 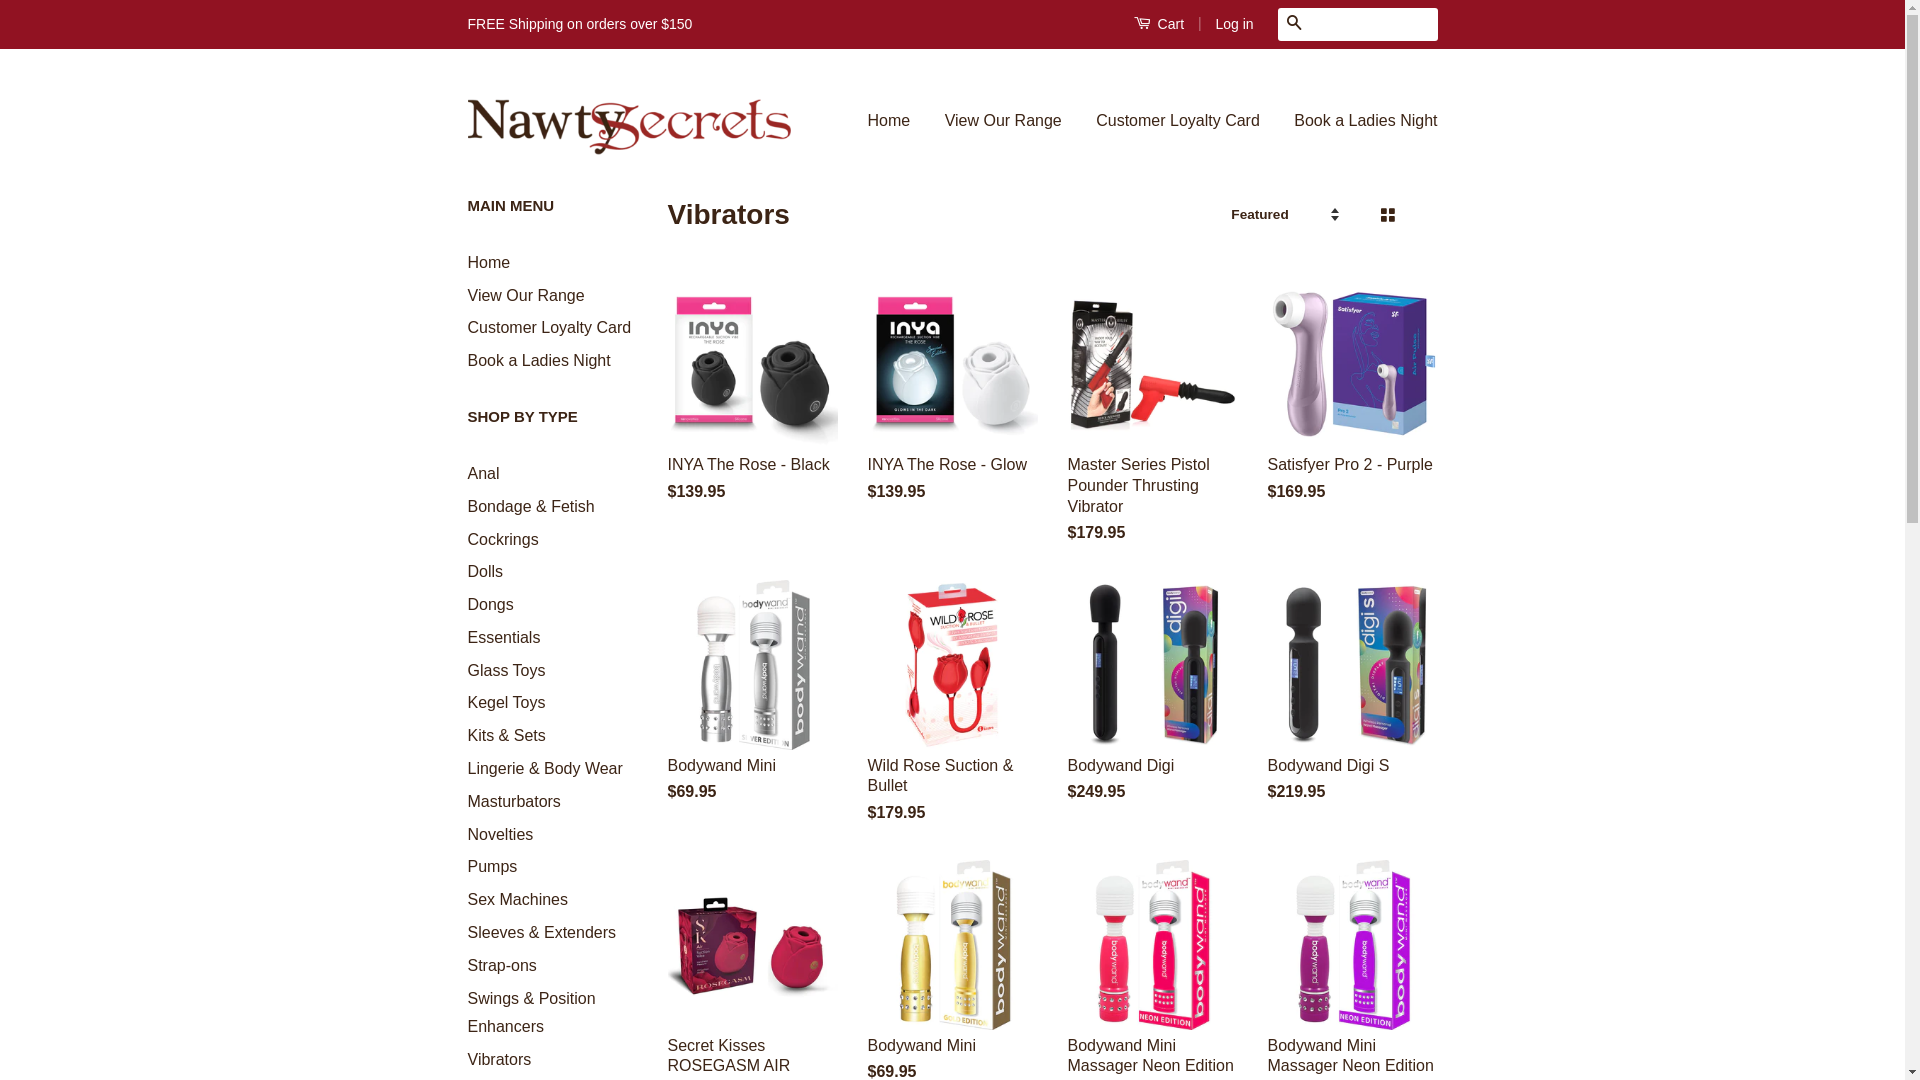 I want to click on 'Customer Loyalty Card', so click(x=466, y=326).